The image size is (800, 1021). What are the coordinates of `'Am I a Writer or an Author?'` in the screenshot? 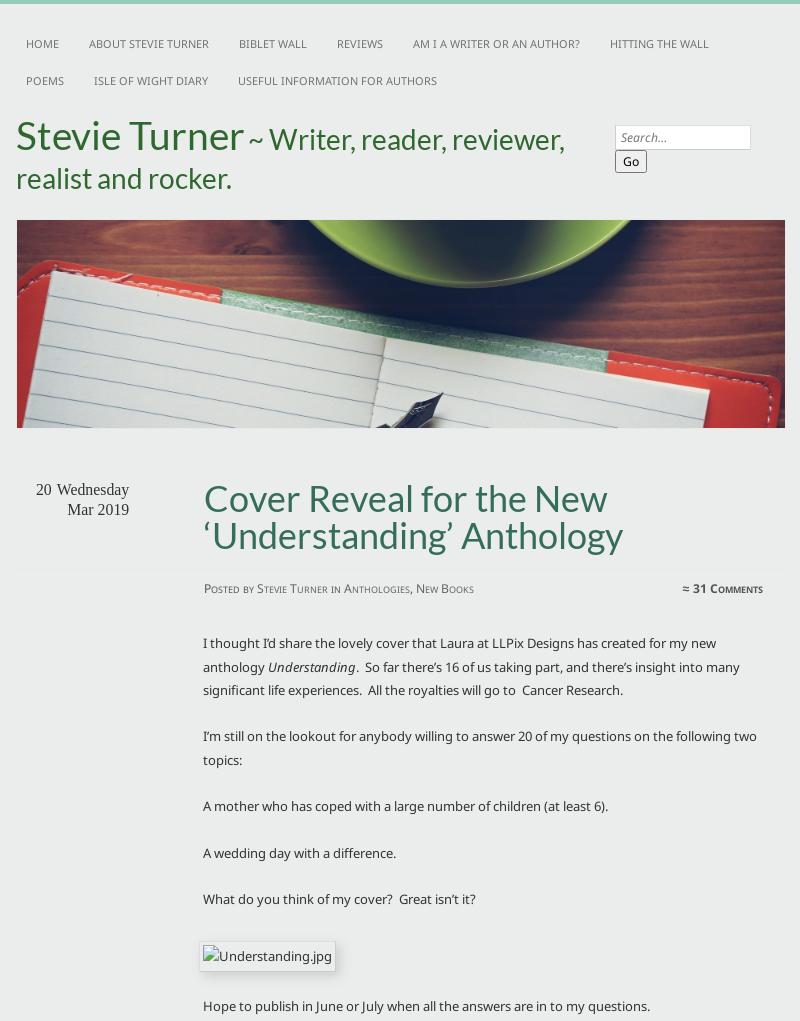 It's located at (496, 43).